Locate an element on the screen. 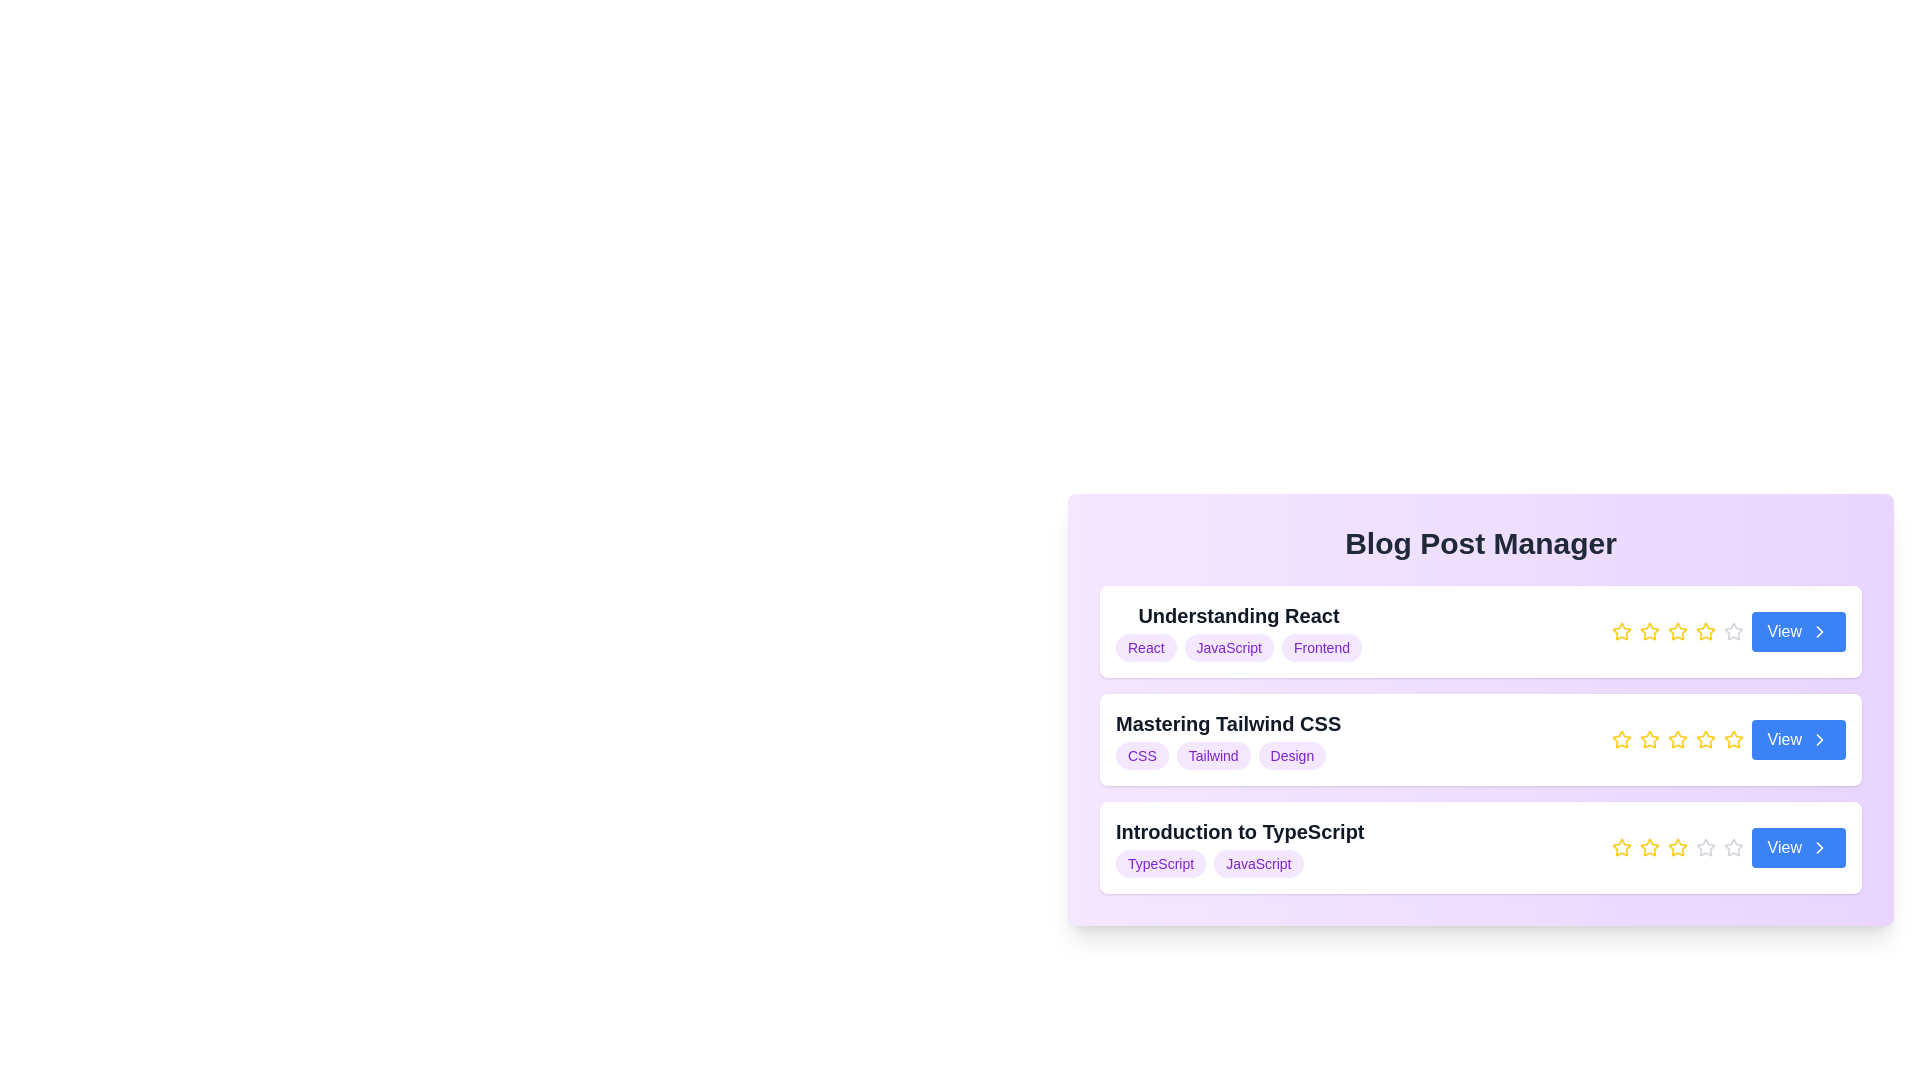 The image size is (1920, 1080). the third star icon in the rating section of the 'Mastering Tailwind CSS' item in the 'Blog Post Manager' to rate it is located at coordinates (1727, 740).